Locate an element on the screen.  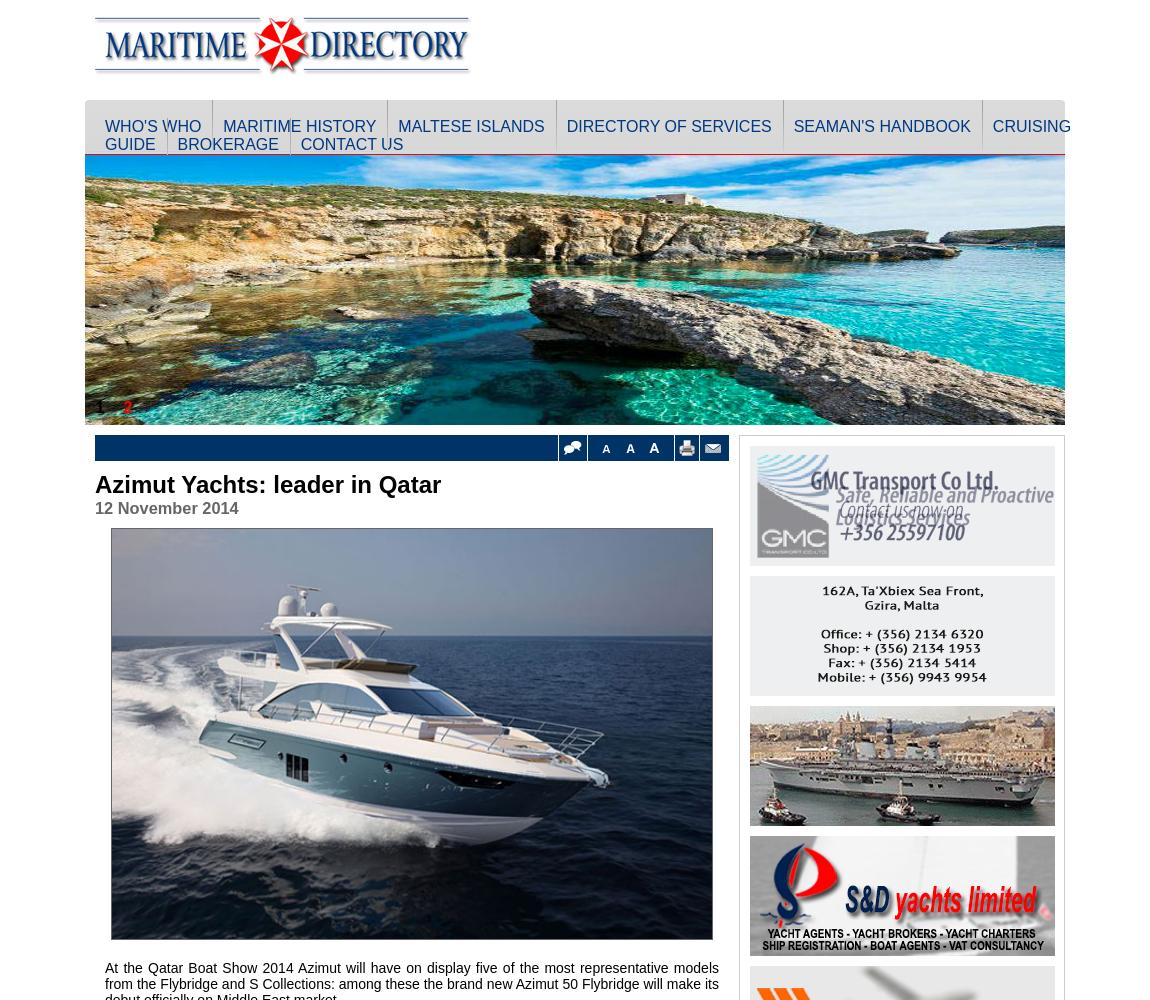
'2' is located at coordinates (126, 407).